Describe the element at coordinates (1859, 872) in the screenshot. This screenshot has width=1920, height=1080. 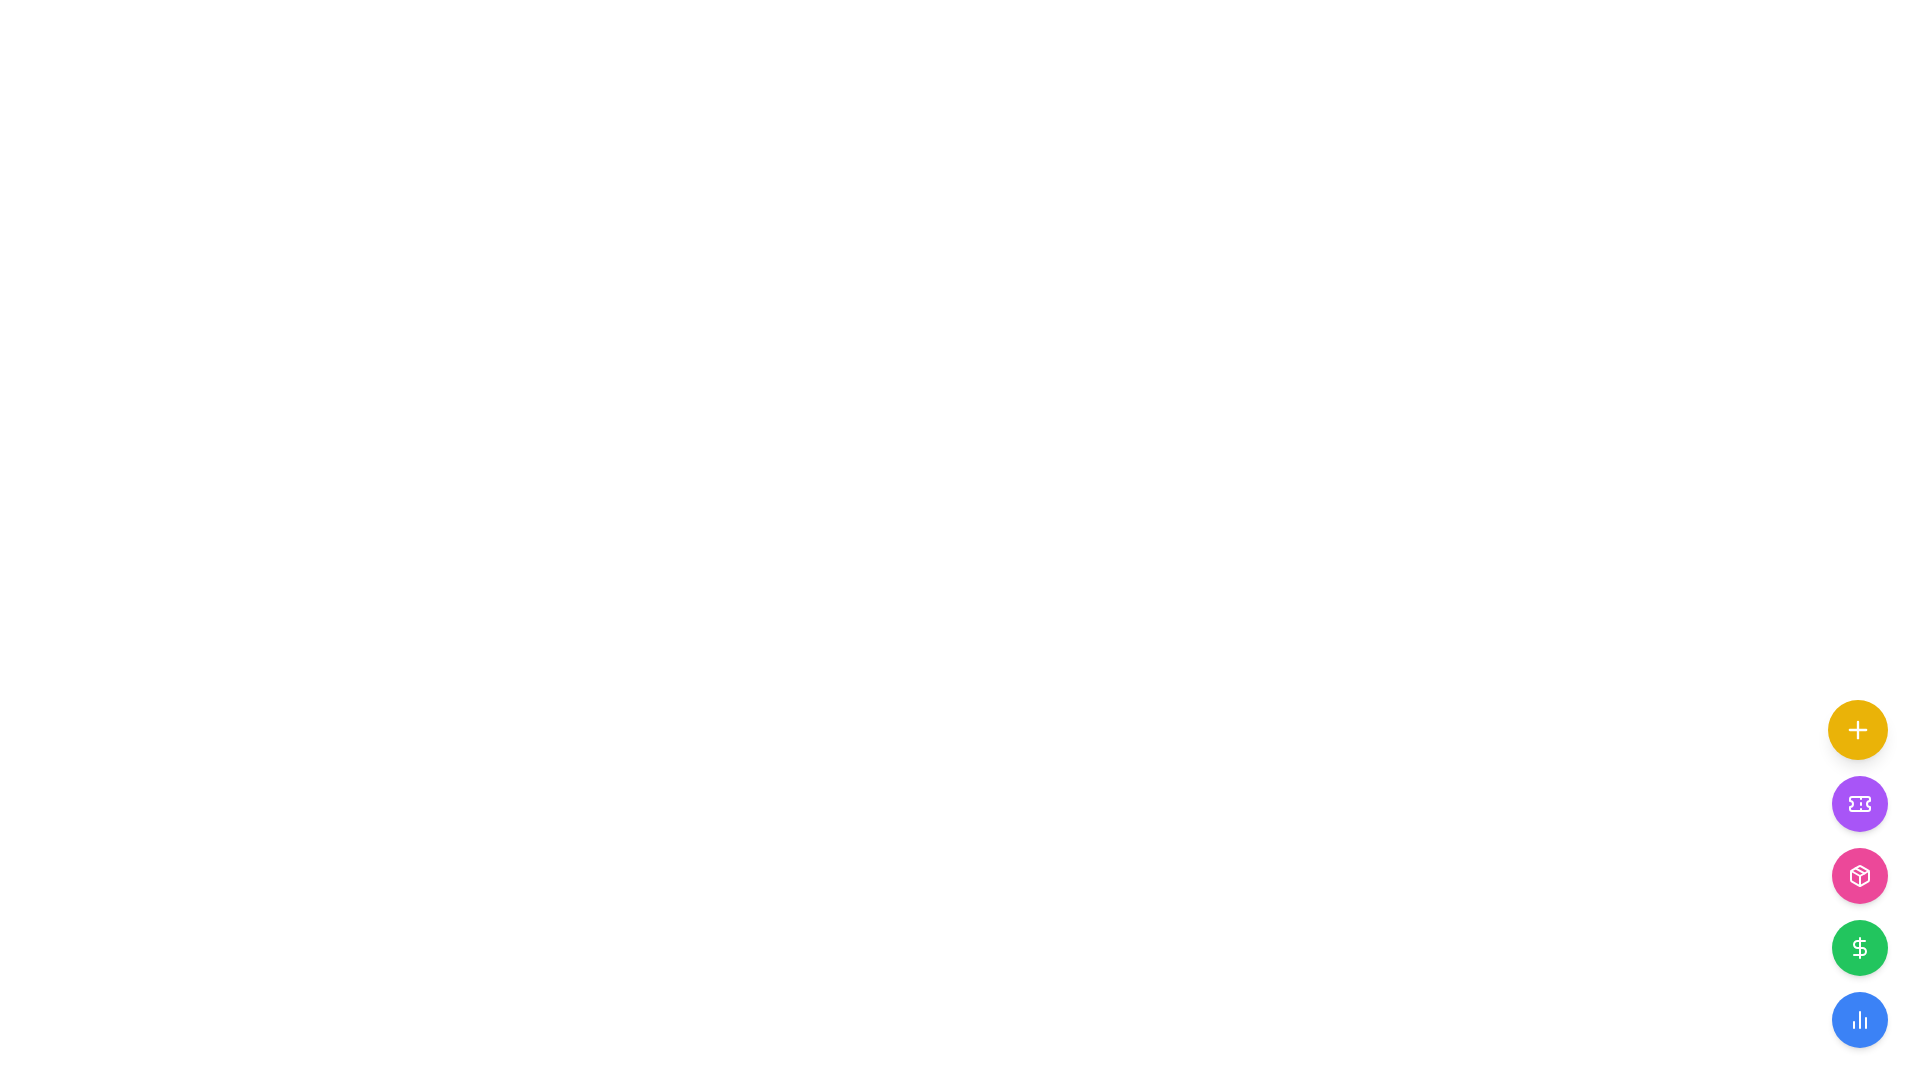
I see `the package icon by clicking on the graphical icon element located towards the central lower area of the icon's graphics` at that location.